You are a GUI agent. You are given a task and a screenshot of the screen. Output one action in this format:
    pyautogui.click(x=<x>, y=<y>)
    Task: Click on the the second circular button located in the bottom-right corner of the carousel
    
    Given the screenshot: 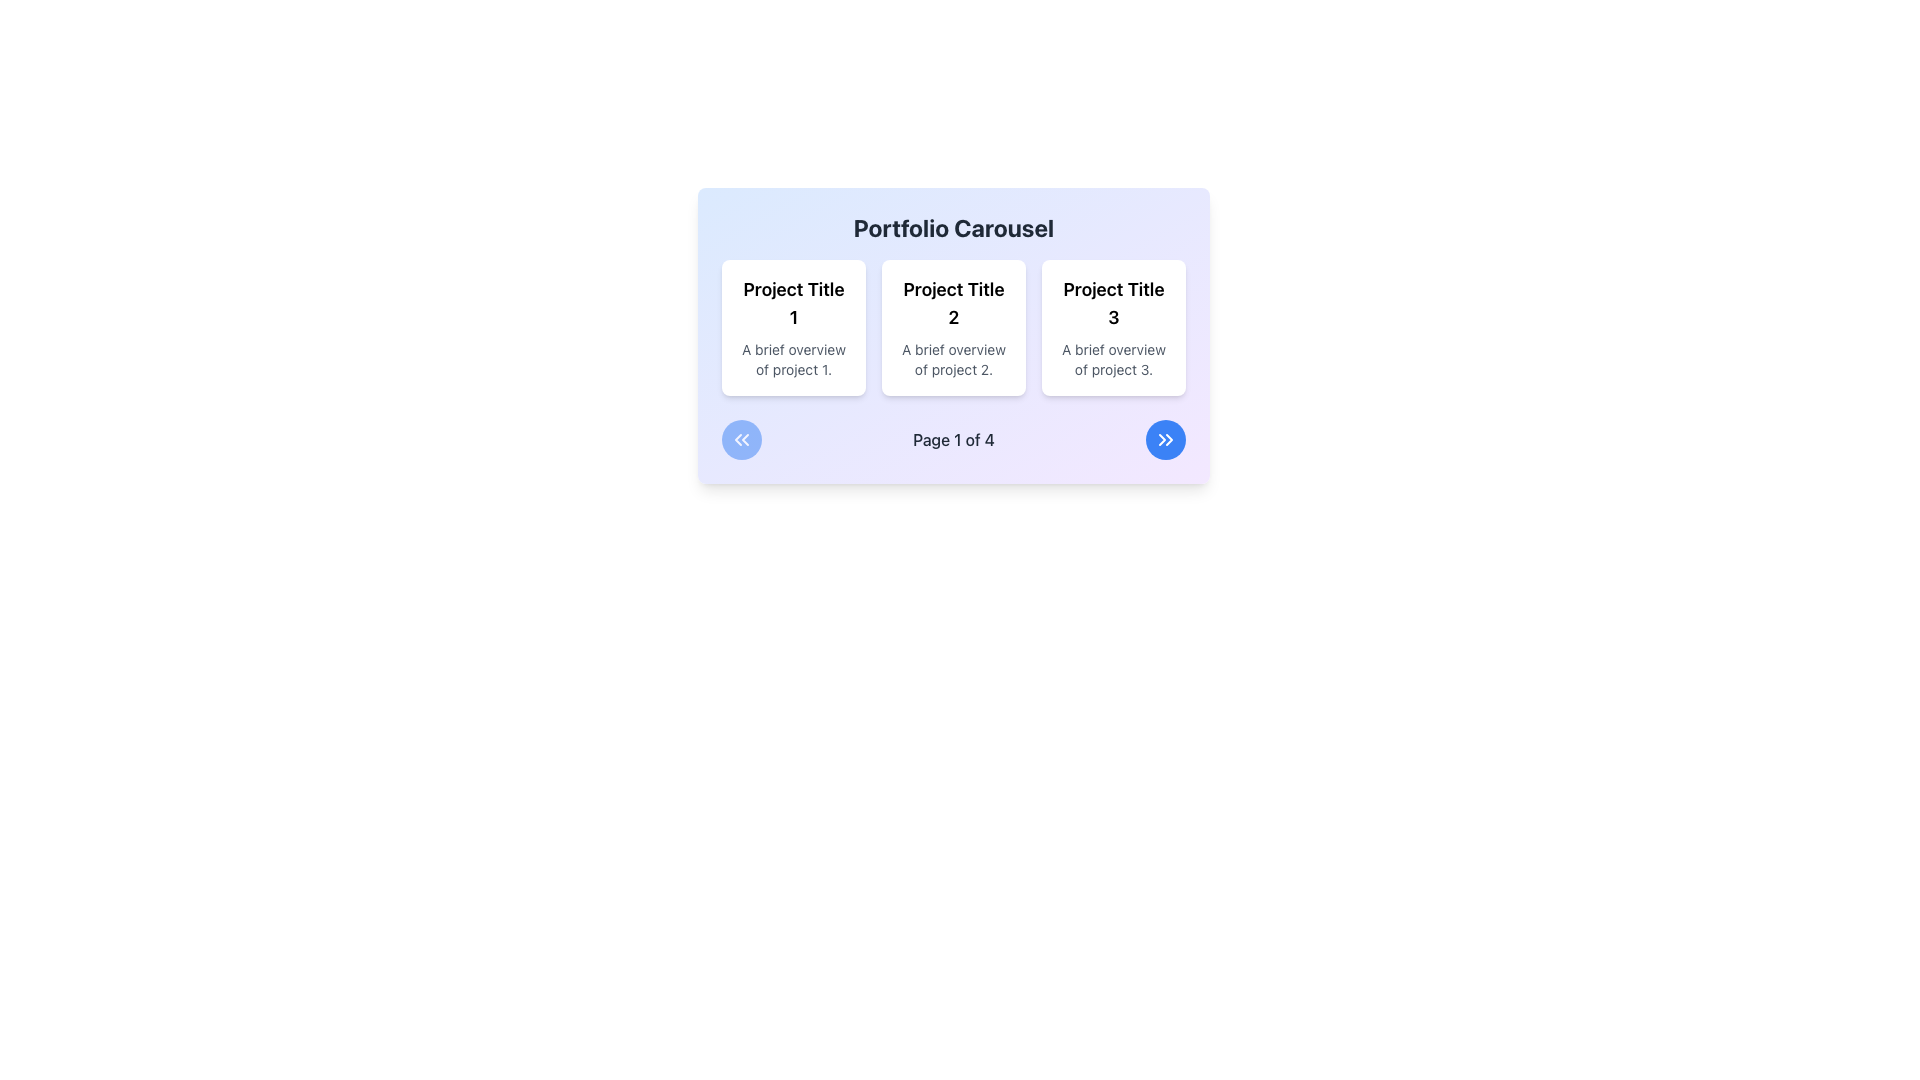 What is the action you would take?
    pyautogui.click(x=1166, y=438)
    